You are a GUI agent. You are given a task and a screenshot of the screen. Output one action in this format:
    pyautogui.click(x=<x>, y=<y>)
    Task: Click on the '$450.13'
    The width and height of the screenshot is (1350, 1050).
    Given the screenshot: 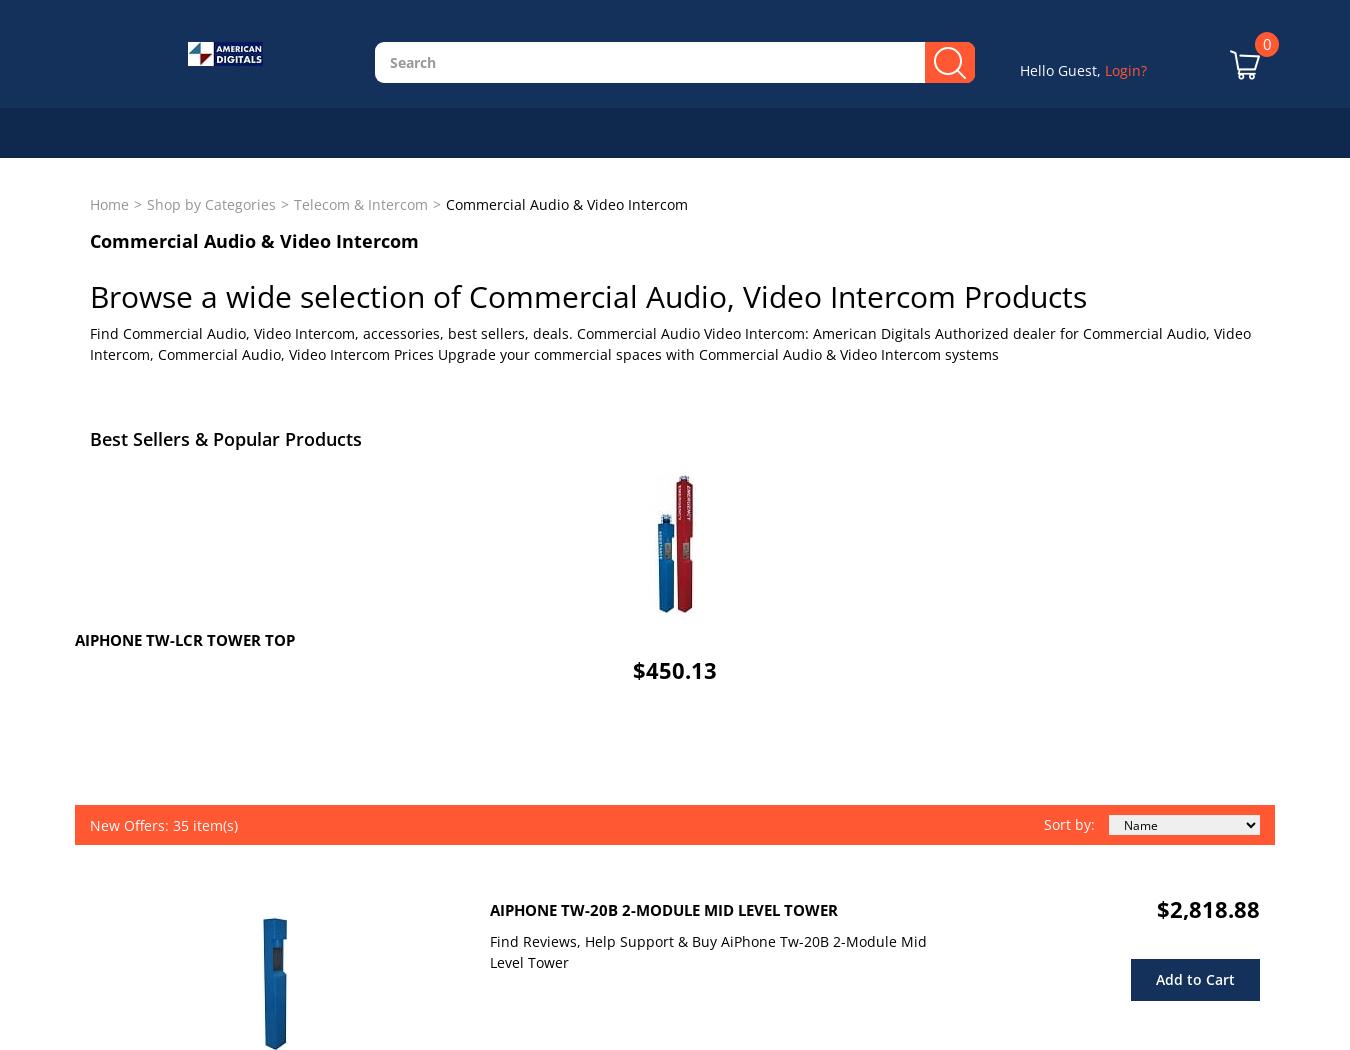 What is the action you would take?
    pyautogui.click(x=633, y=669)
    